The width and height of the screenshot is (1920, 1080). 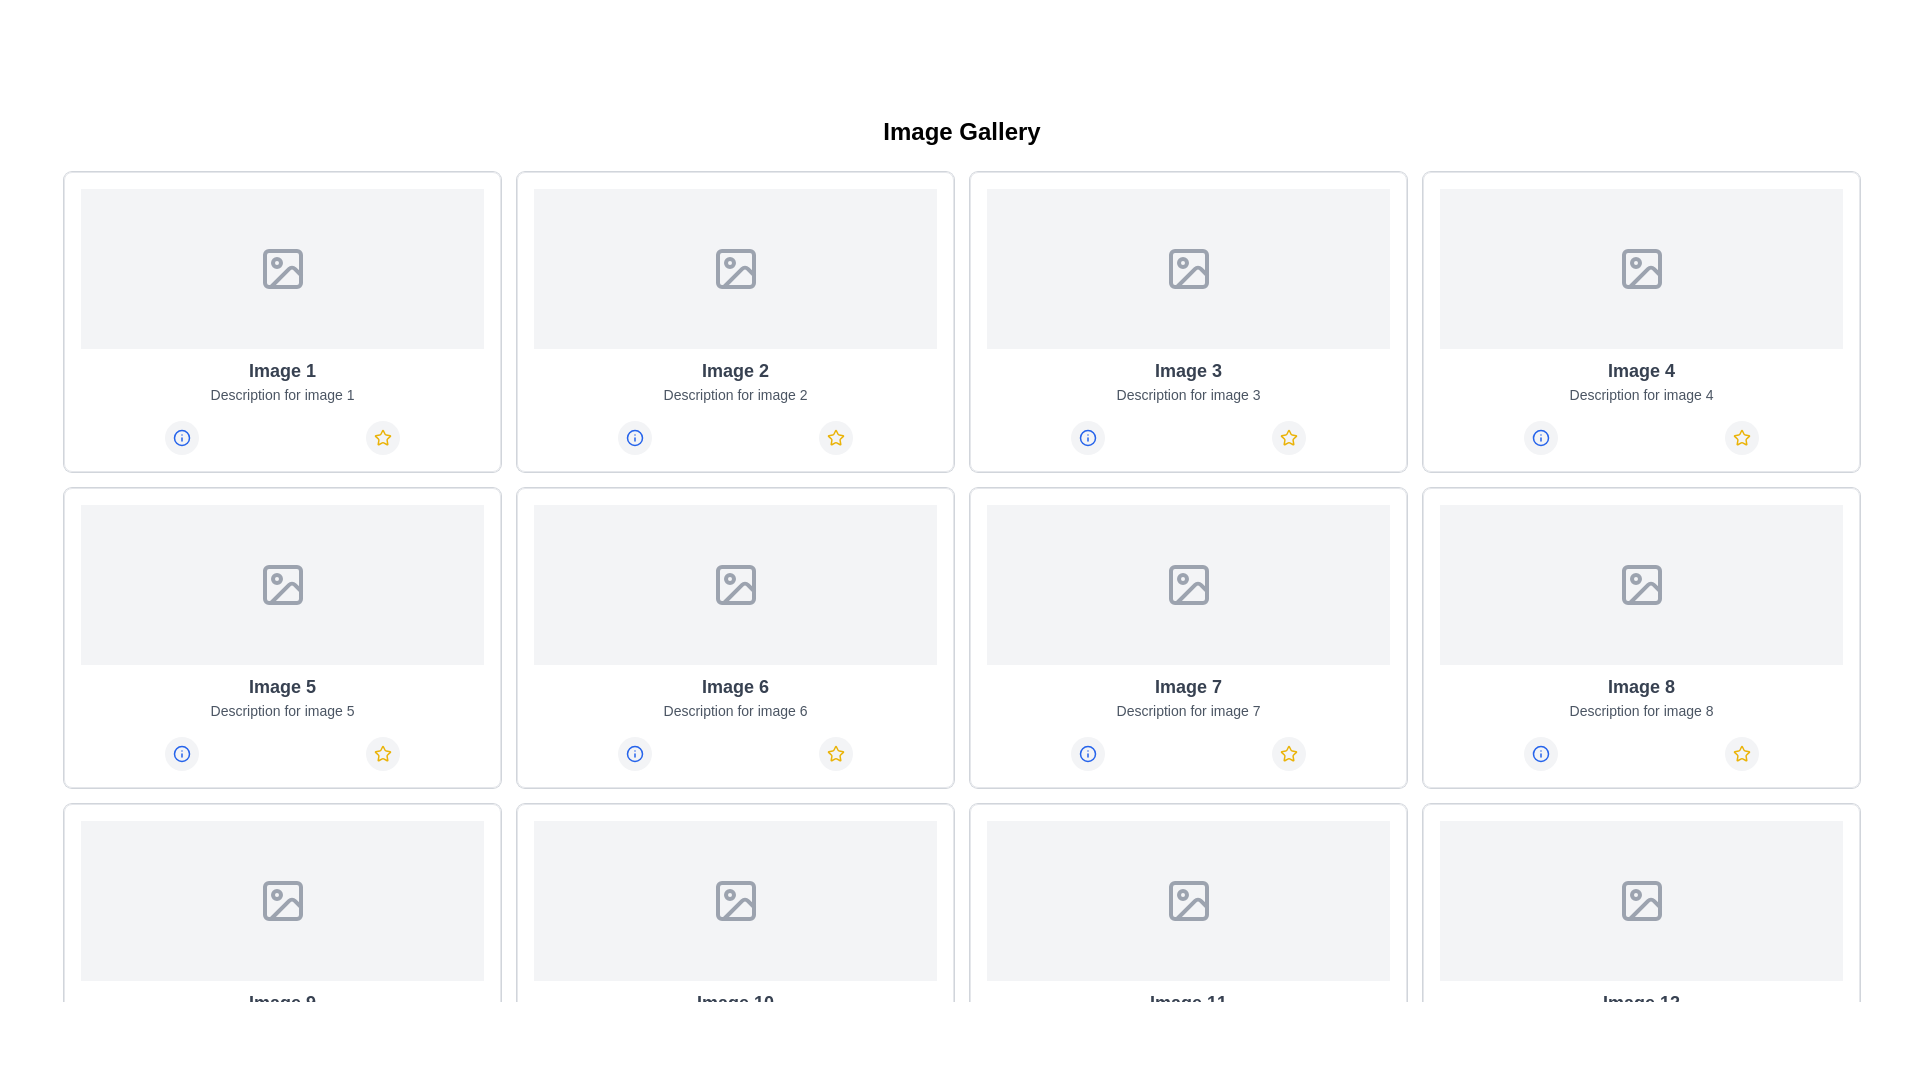 What do you see at coordinates (1188, 585) in the screenshot?
I see `the graphical embellishment inside the picture icon of 'Image 7' located at the top-left corner` at bounding box center [1188, 585].